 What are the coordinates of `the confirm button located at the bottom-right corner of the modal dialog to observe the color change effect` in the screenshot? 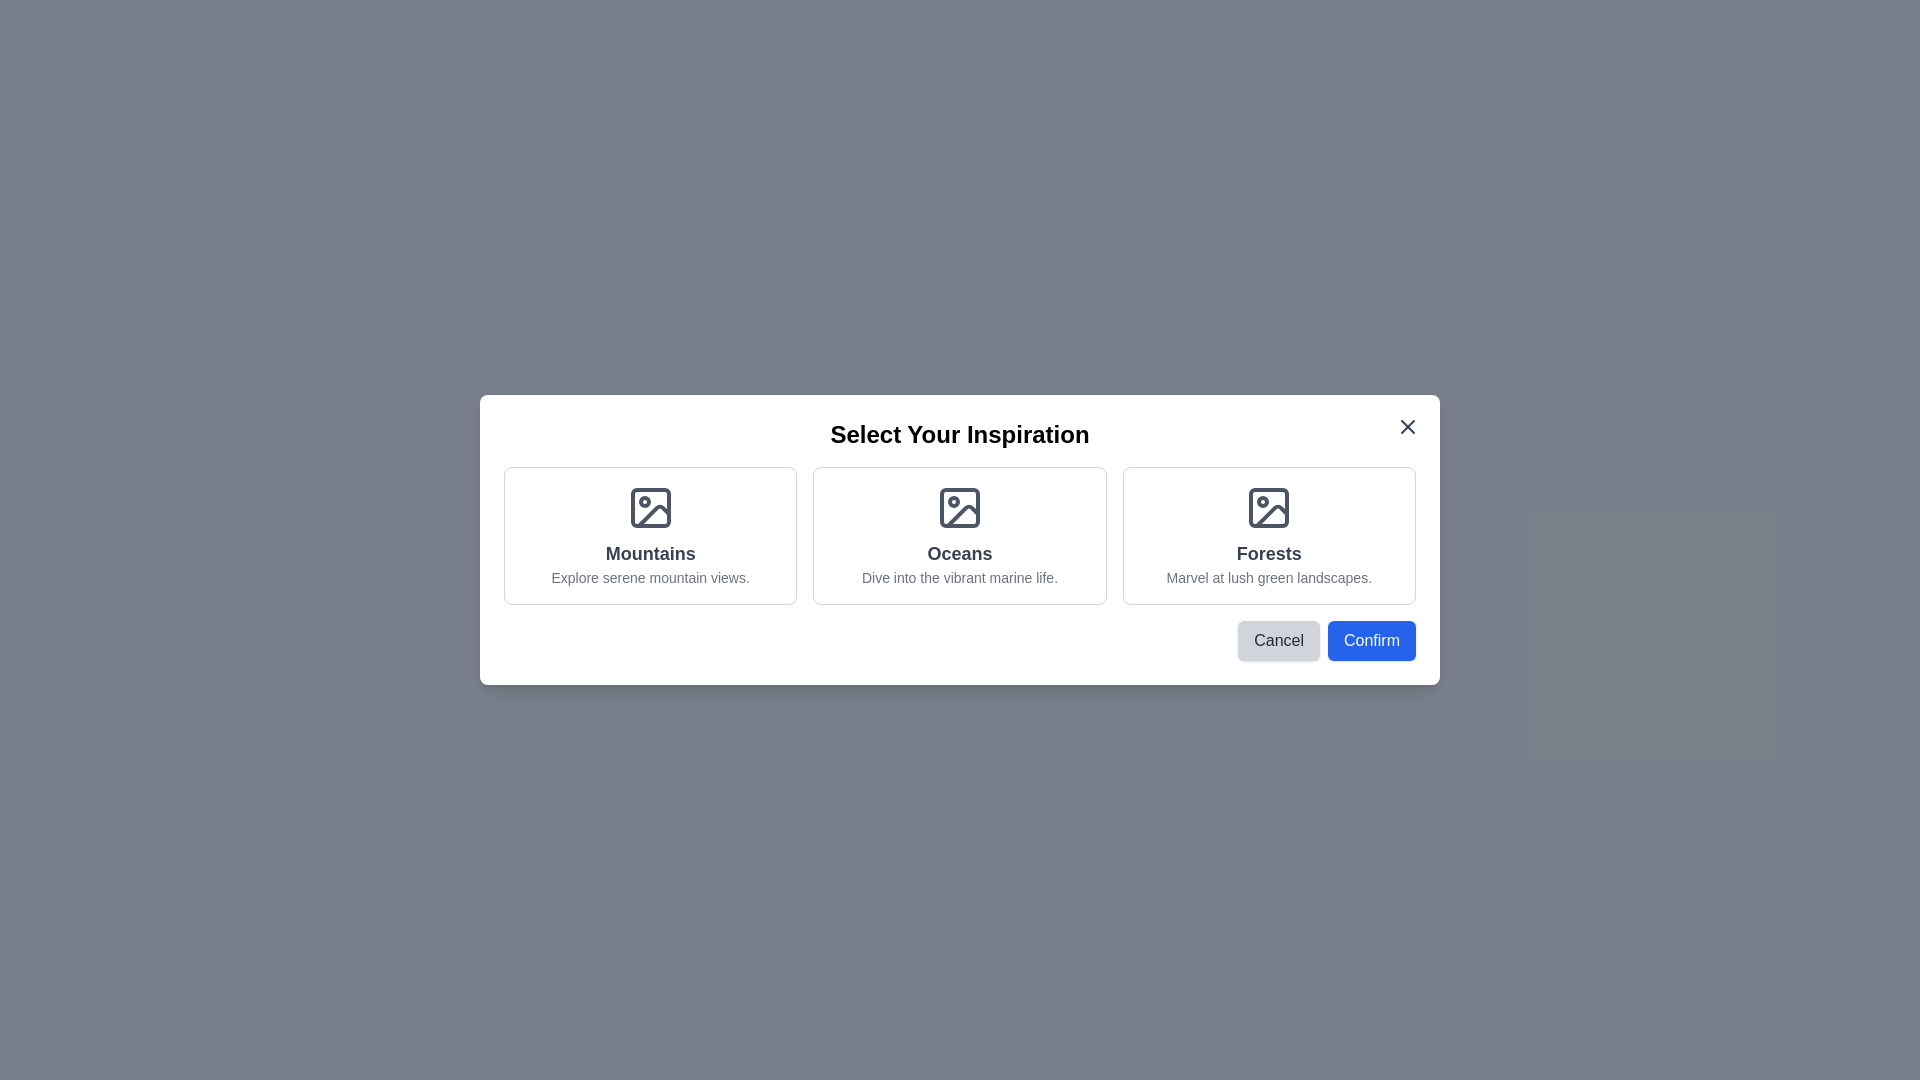 It's located at (1371, 640).